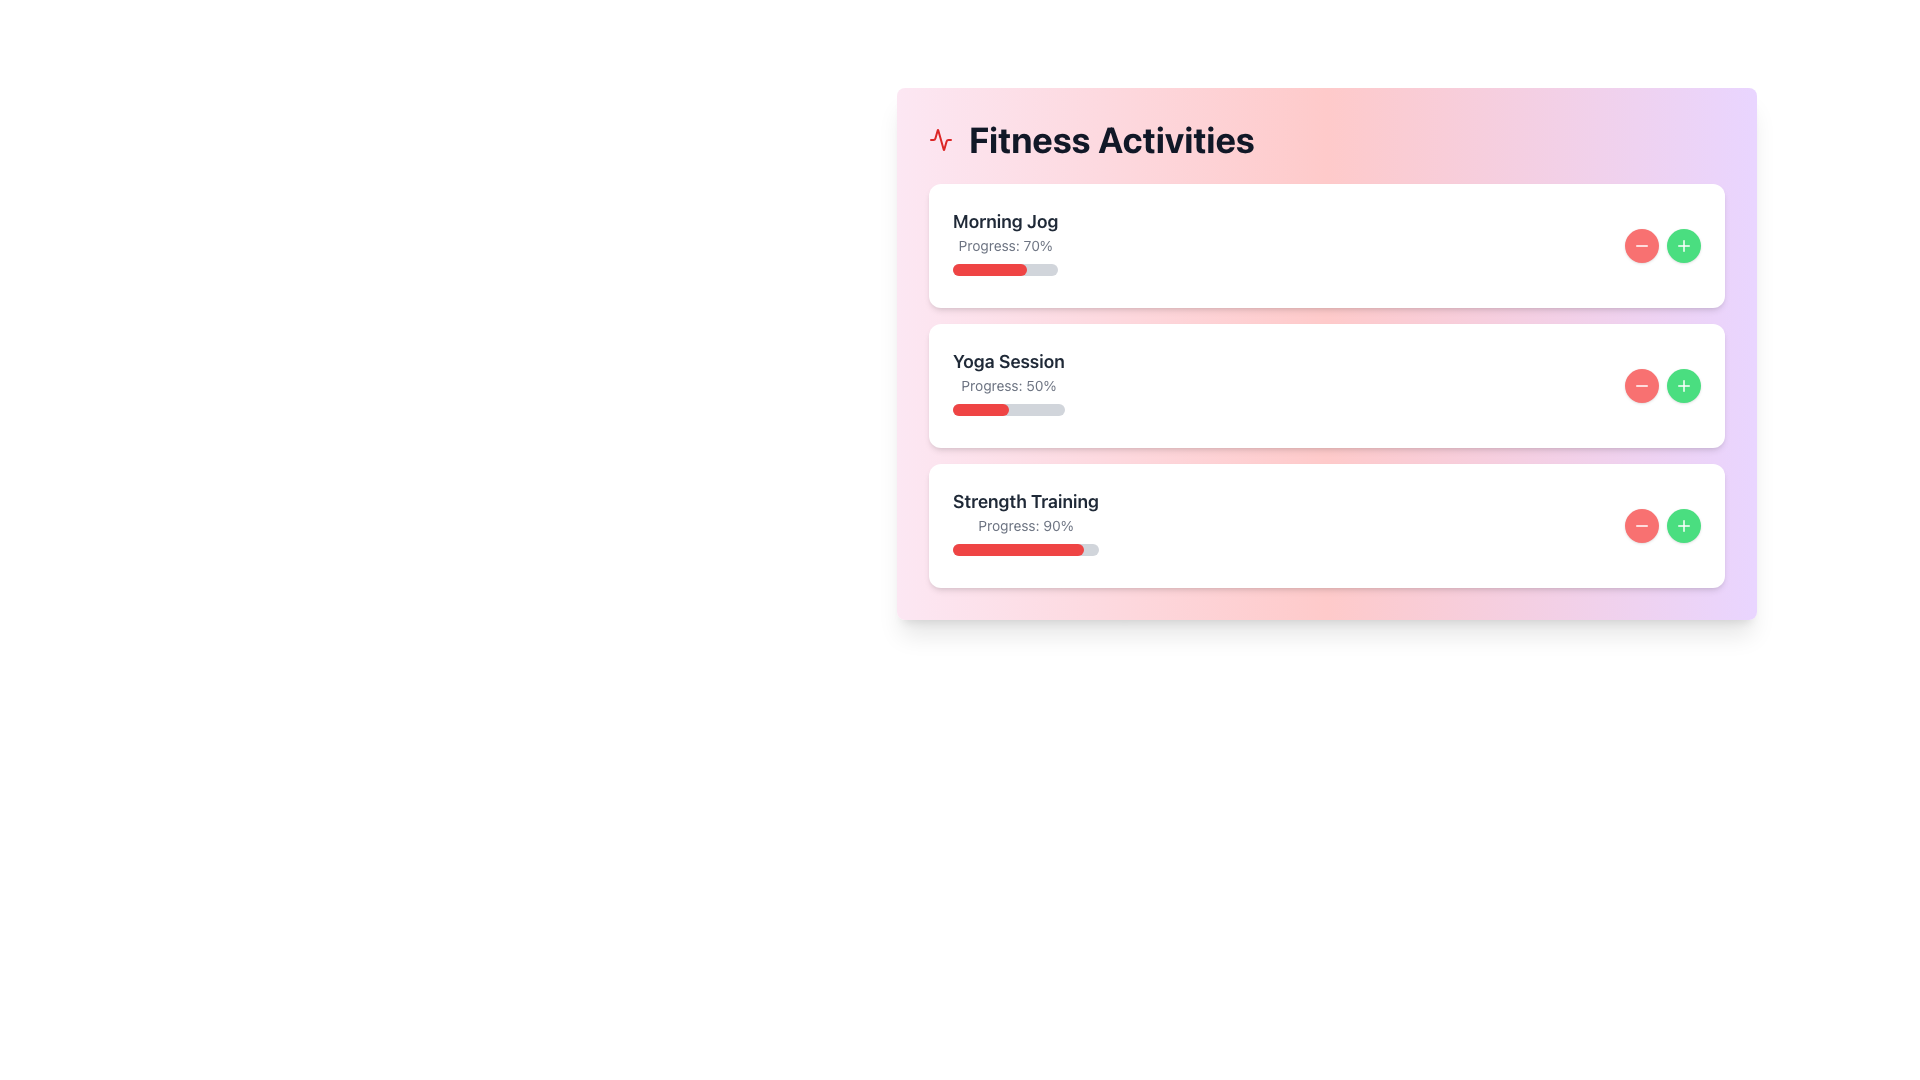 The height and width of the screenshot is (1080, 1920). Describe the element at coordinates (939, 138) in the screenshot. I see `the decorative icon that emphasizes the 'Fitness Activities' section, located at the leftmost part of the section heading` at that location.